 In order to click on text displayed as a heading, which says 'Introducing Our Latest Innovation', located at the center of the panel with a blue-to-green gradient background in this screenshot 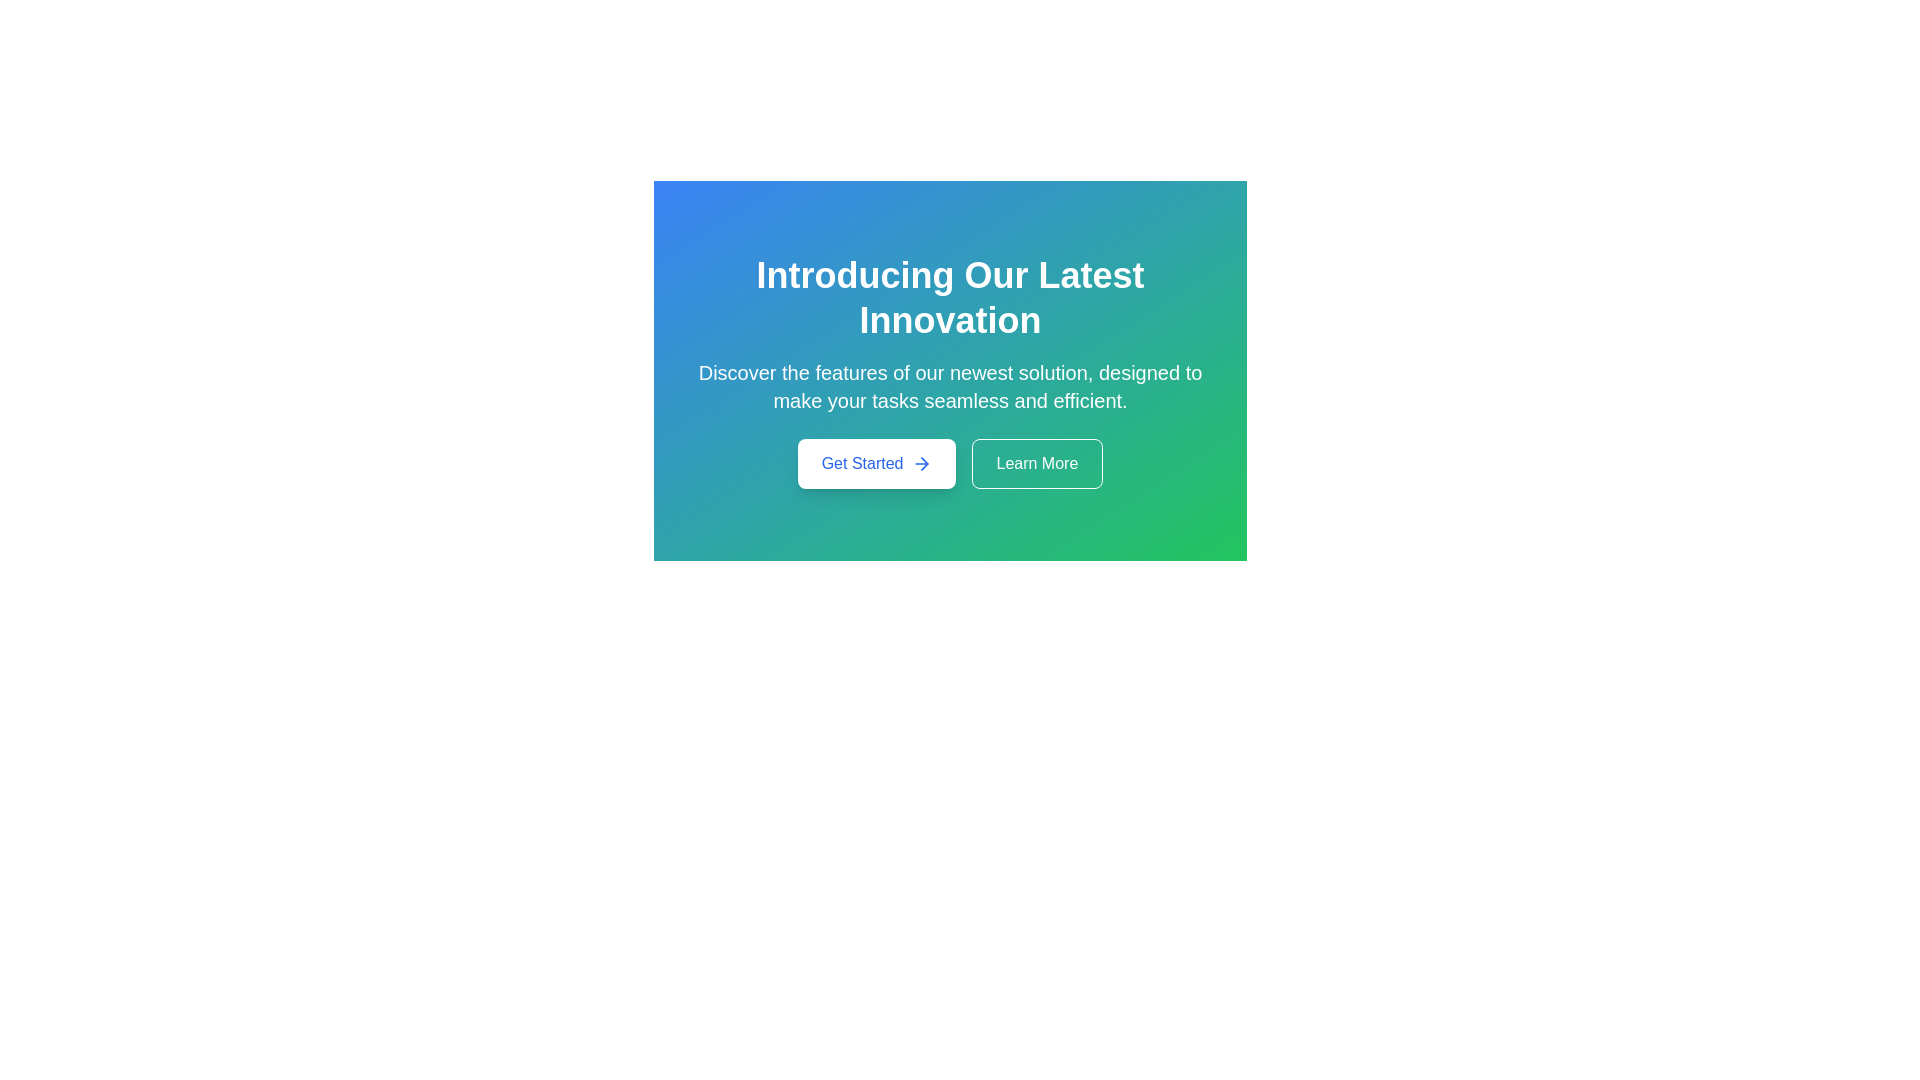, I will do `click(949, 297)`.